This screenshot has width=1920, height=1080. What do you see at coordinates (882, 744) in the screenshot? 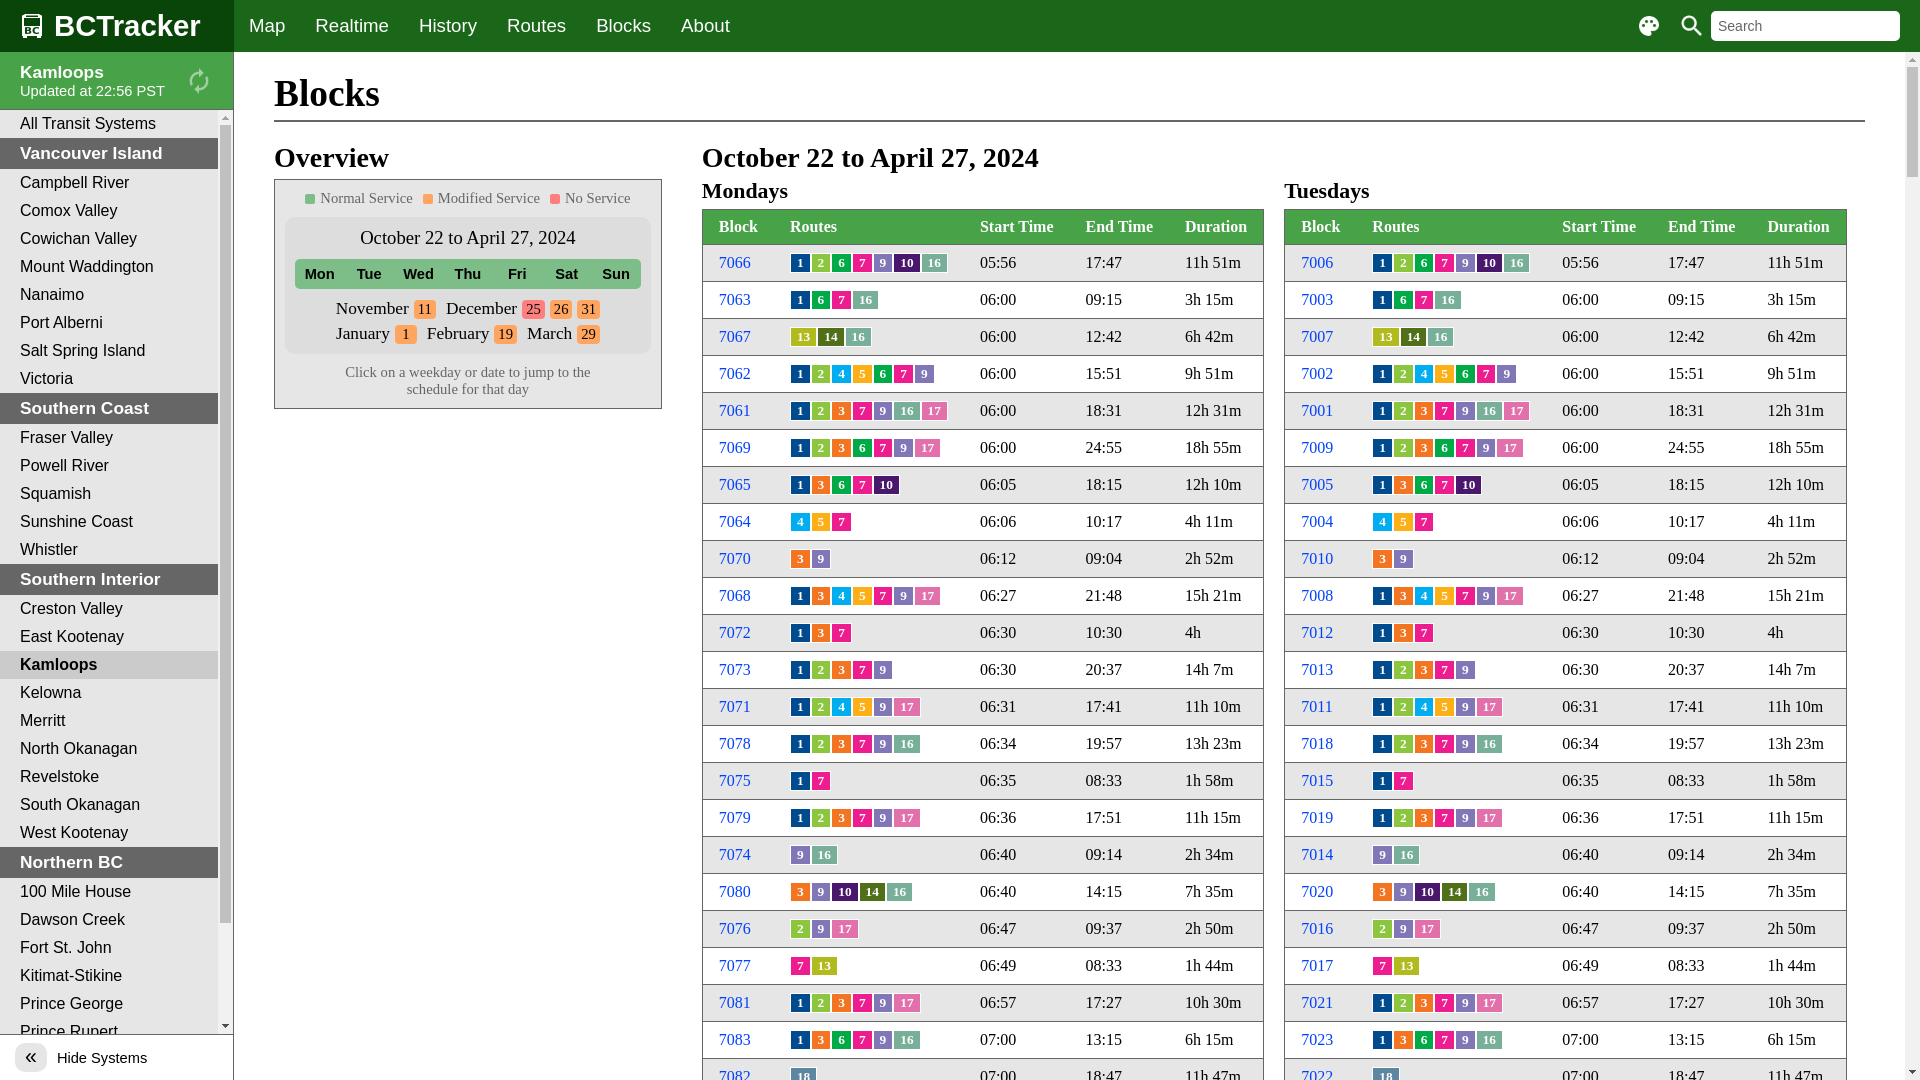
I see `'9'` at bounding box center [882, 744].